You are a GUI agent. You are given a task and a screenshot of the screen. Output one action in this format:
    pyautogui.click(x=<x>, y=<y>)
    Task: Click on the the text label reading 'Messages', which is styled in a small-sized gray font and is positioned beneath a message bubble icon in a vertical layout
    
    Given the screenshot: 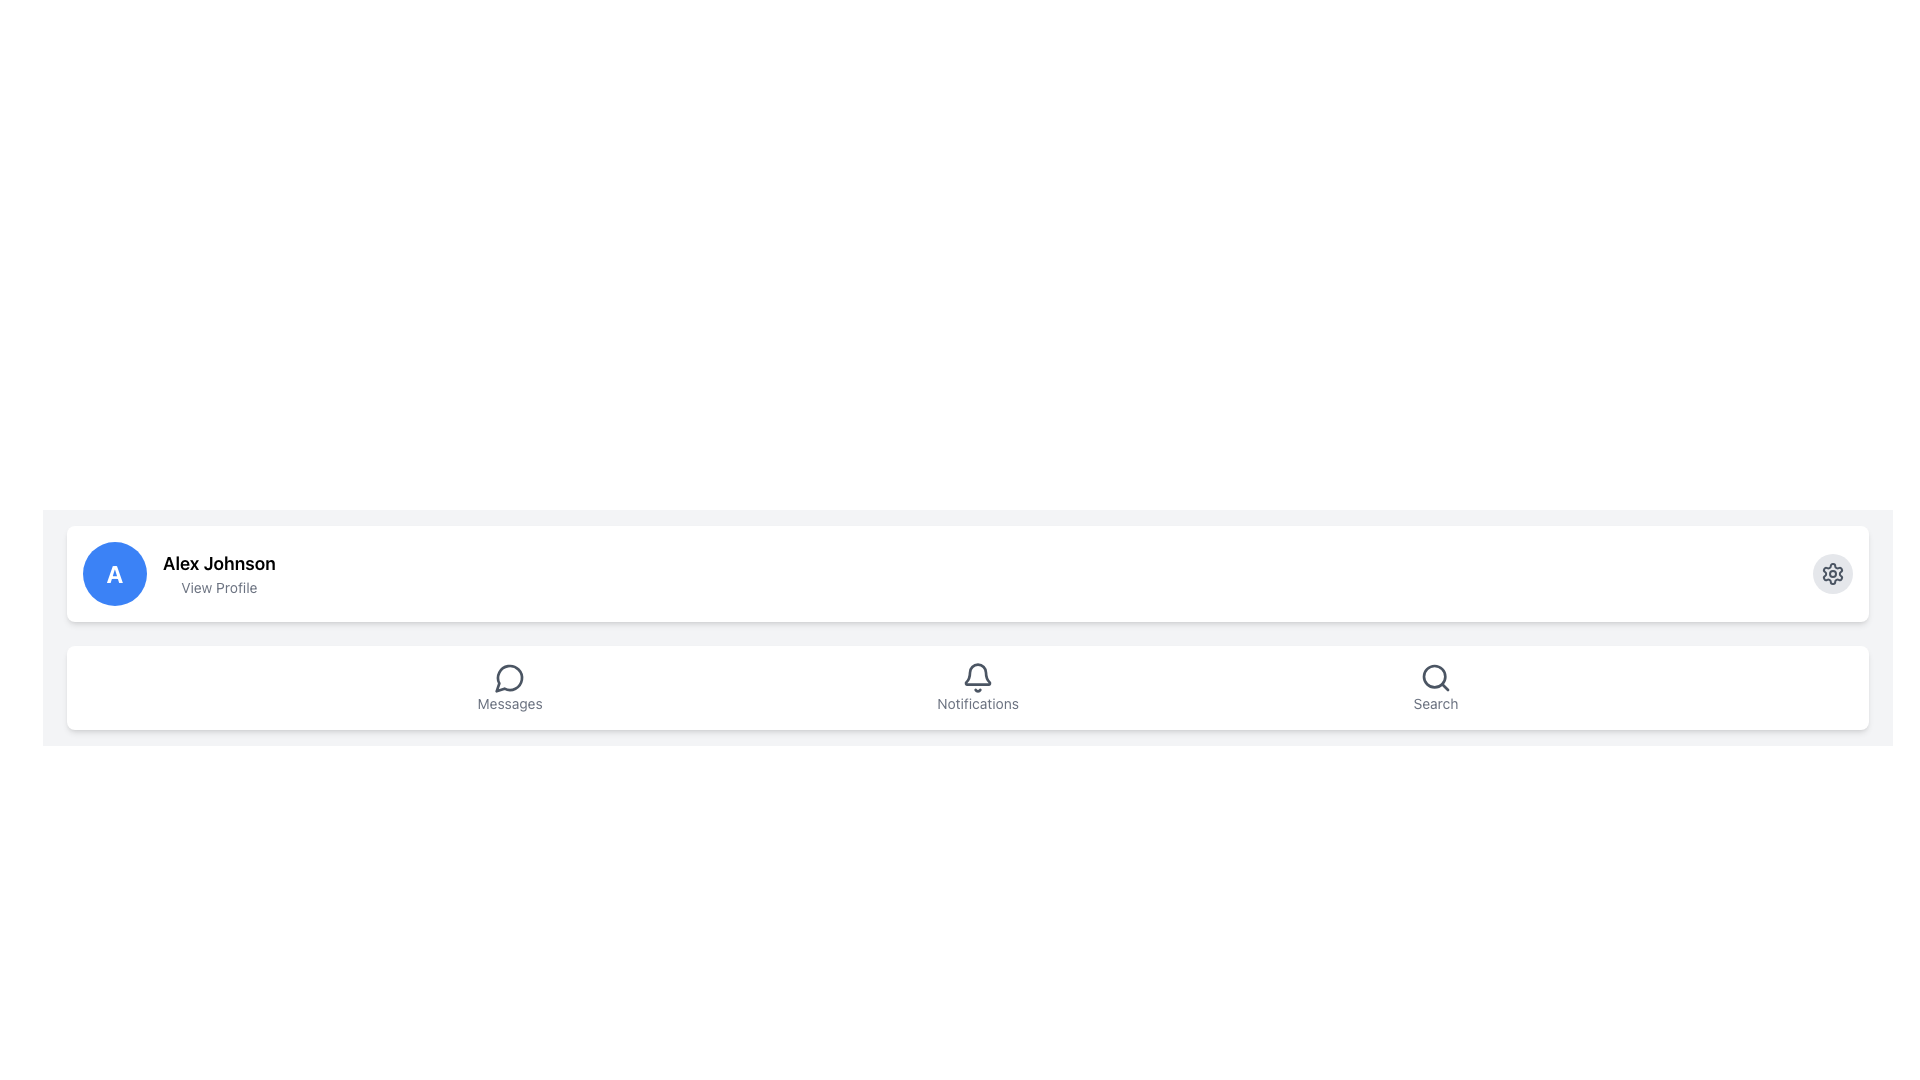 What is the action you would take?
    pyautogui.click(x=510, y=703)
    